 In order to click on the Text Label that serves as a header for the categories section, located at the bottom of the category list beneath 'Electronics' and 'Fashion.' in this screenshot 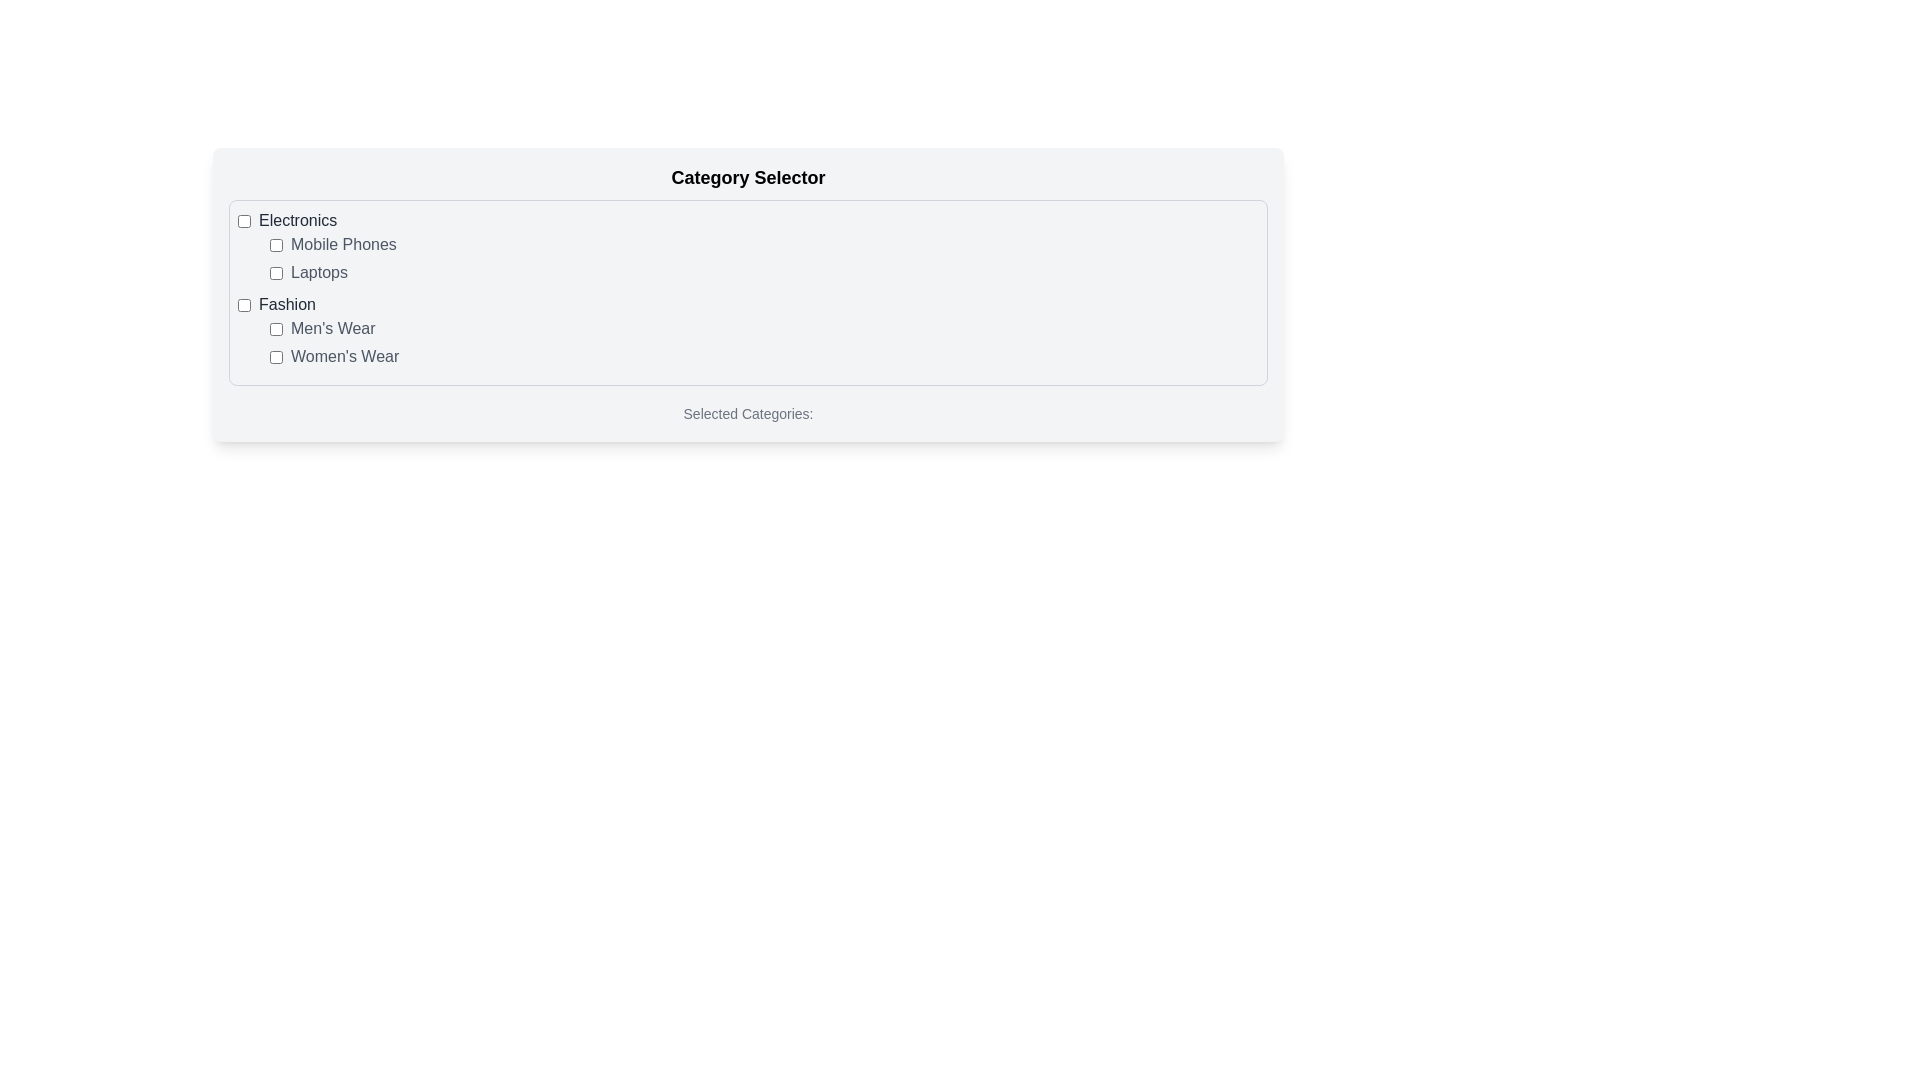, I will do `click(747, 412)`.